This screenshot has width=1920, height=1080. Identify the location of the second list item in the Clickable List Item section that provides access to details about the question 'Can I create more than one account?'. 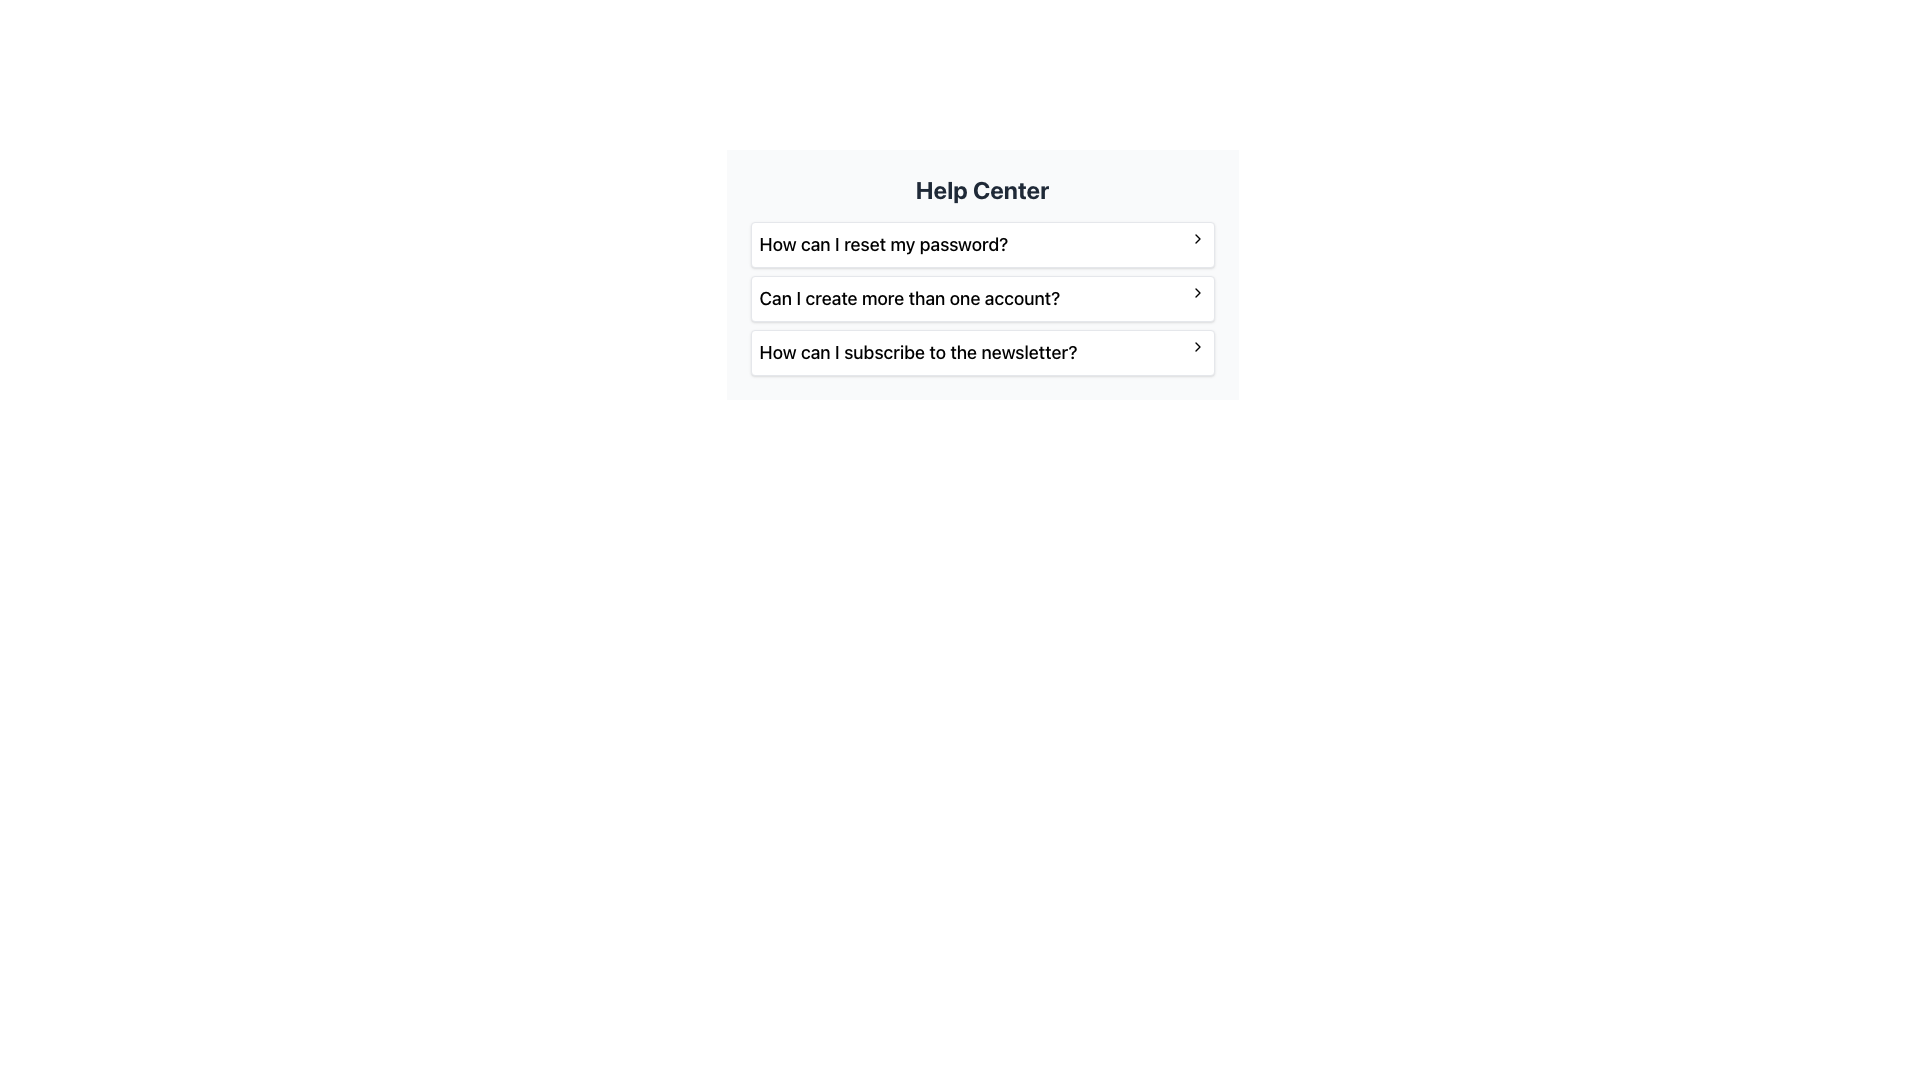
(982, 274).